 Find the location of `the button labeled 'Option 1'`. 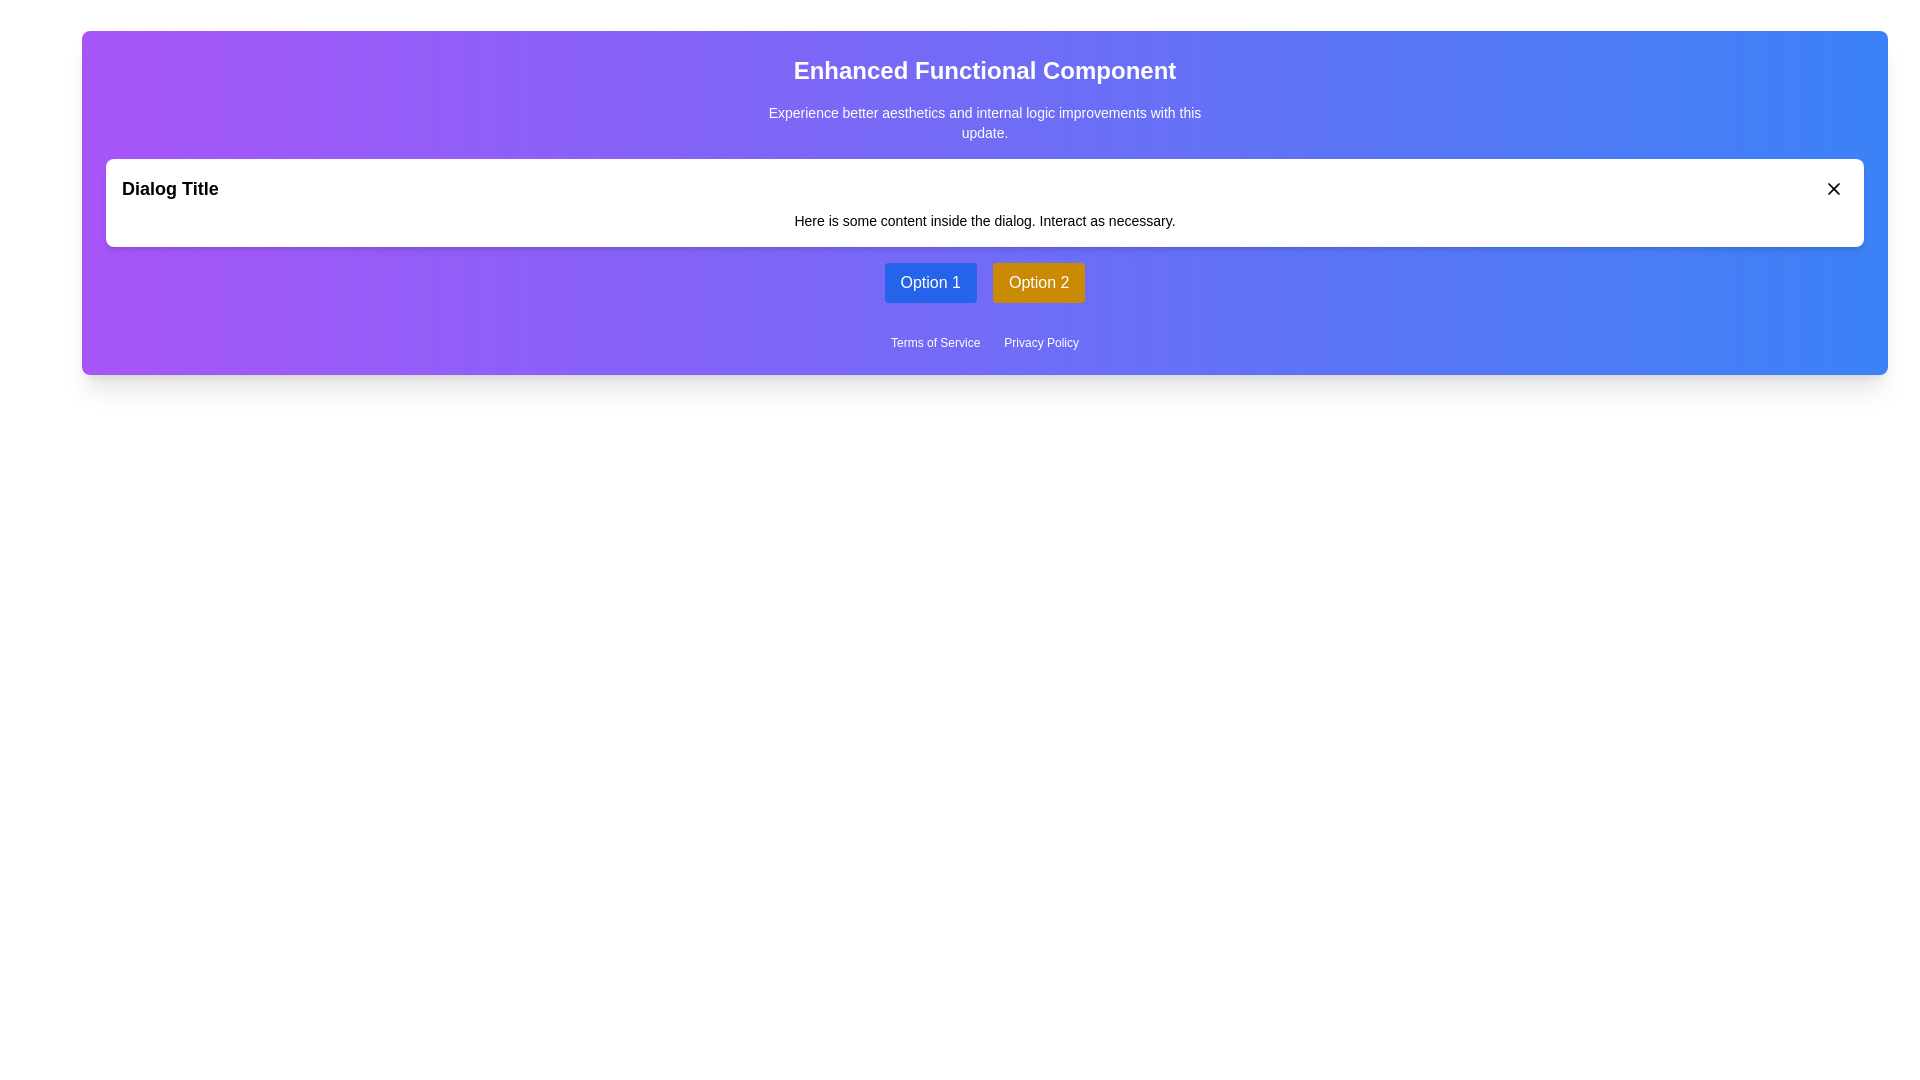

the button labeled 'Option 1' is located at coordinates (929, 282).